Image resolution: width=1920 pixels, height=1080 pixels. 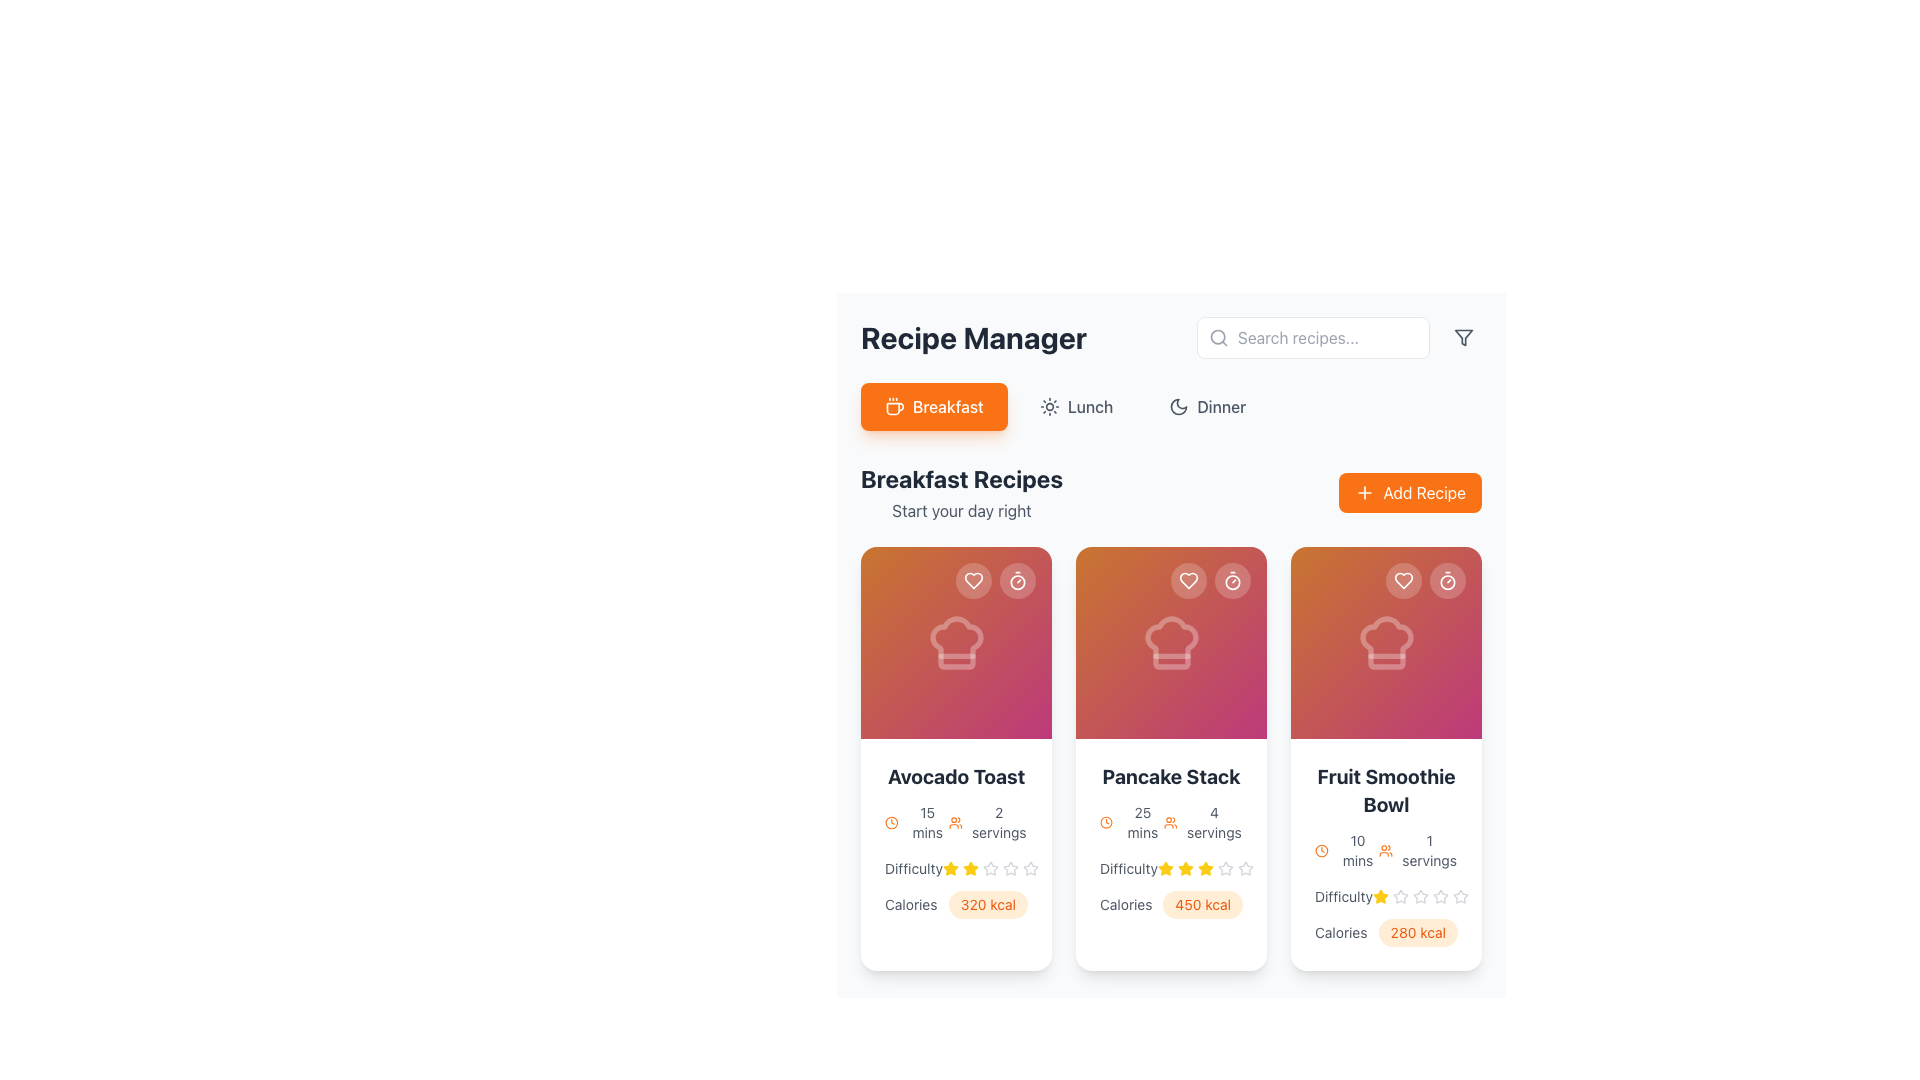 What do you see at coordinates (1171, 887) in the screenshot?
I see `text label displaying the caloric value of the 'Pancake Stack' recipe, which is located in the bottom section of the middle card in the recipe grid, immediately after the 'Calories' label and under the rating stars` at bounding box center [1171, 887].